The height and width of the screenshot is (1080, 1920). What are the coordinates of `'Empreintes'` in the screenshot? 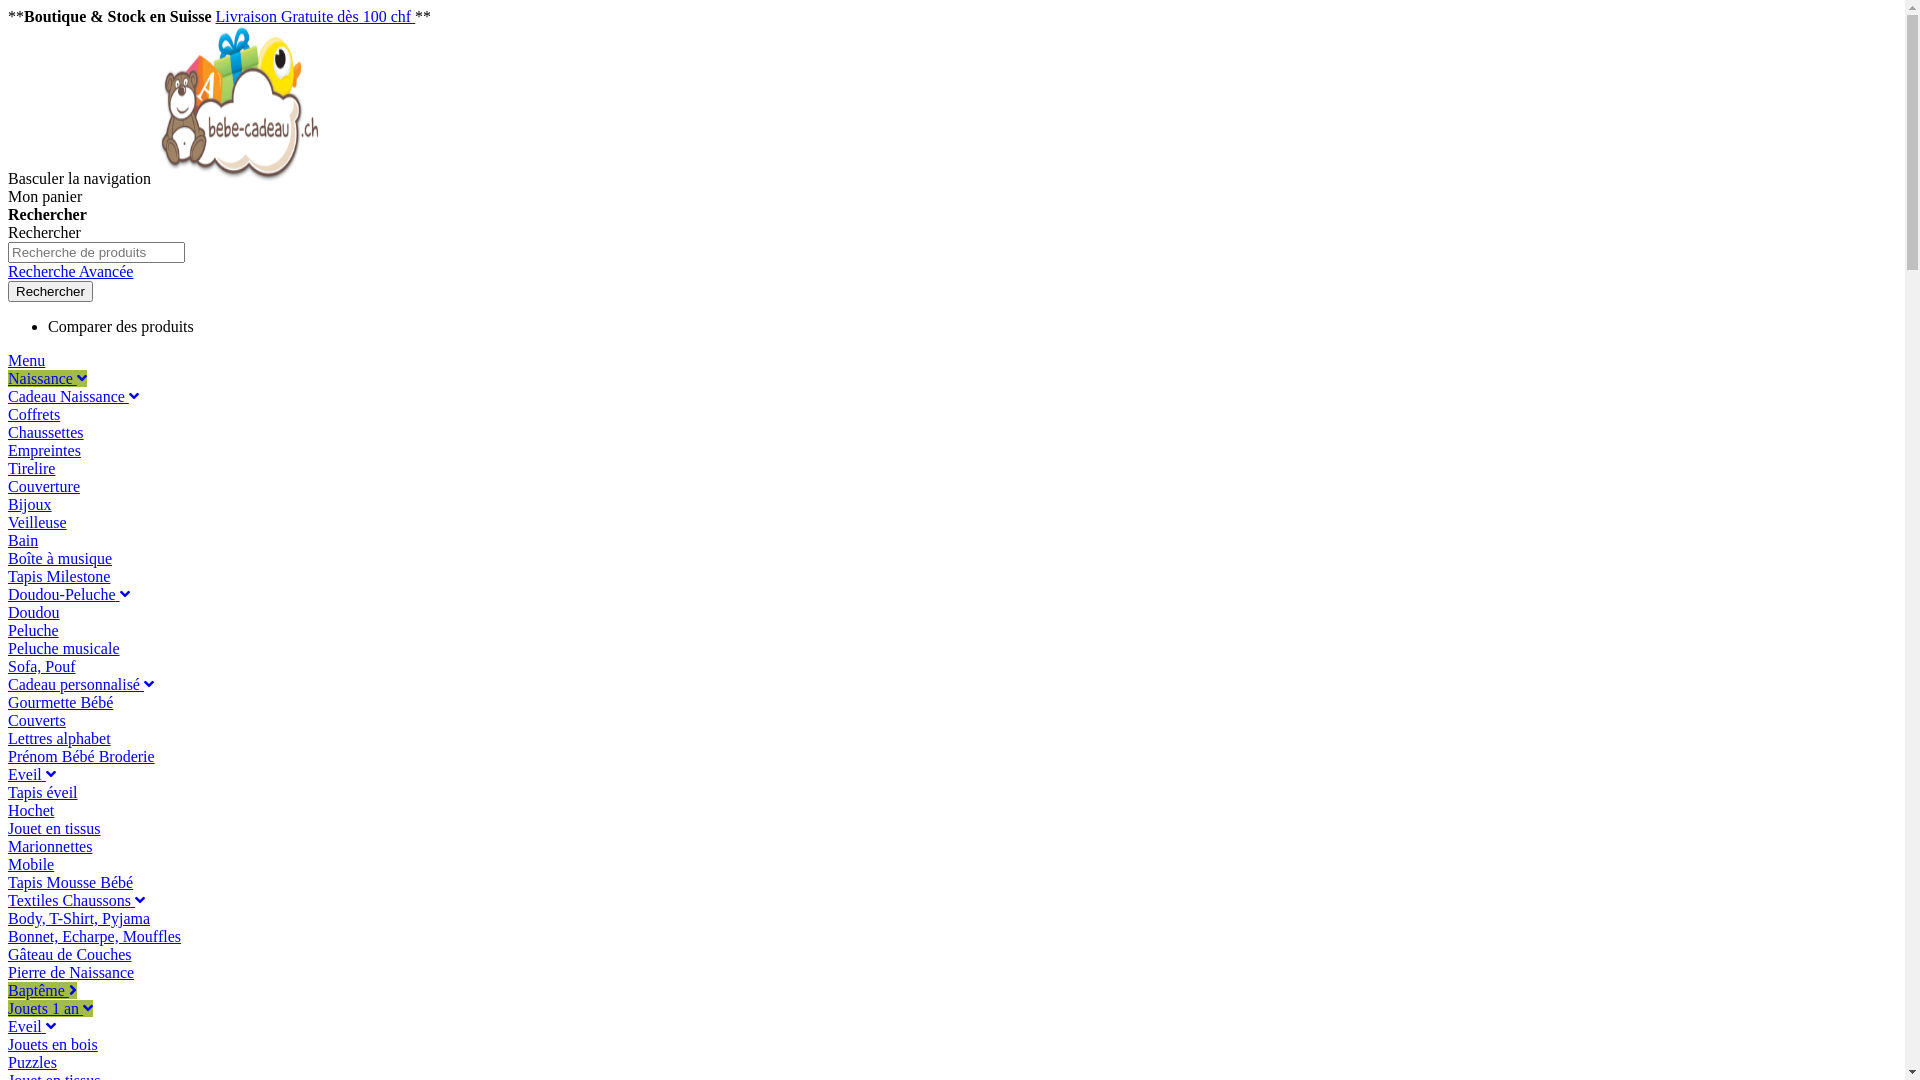 It's located at (8, 450).